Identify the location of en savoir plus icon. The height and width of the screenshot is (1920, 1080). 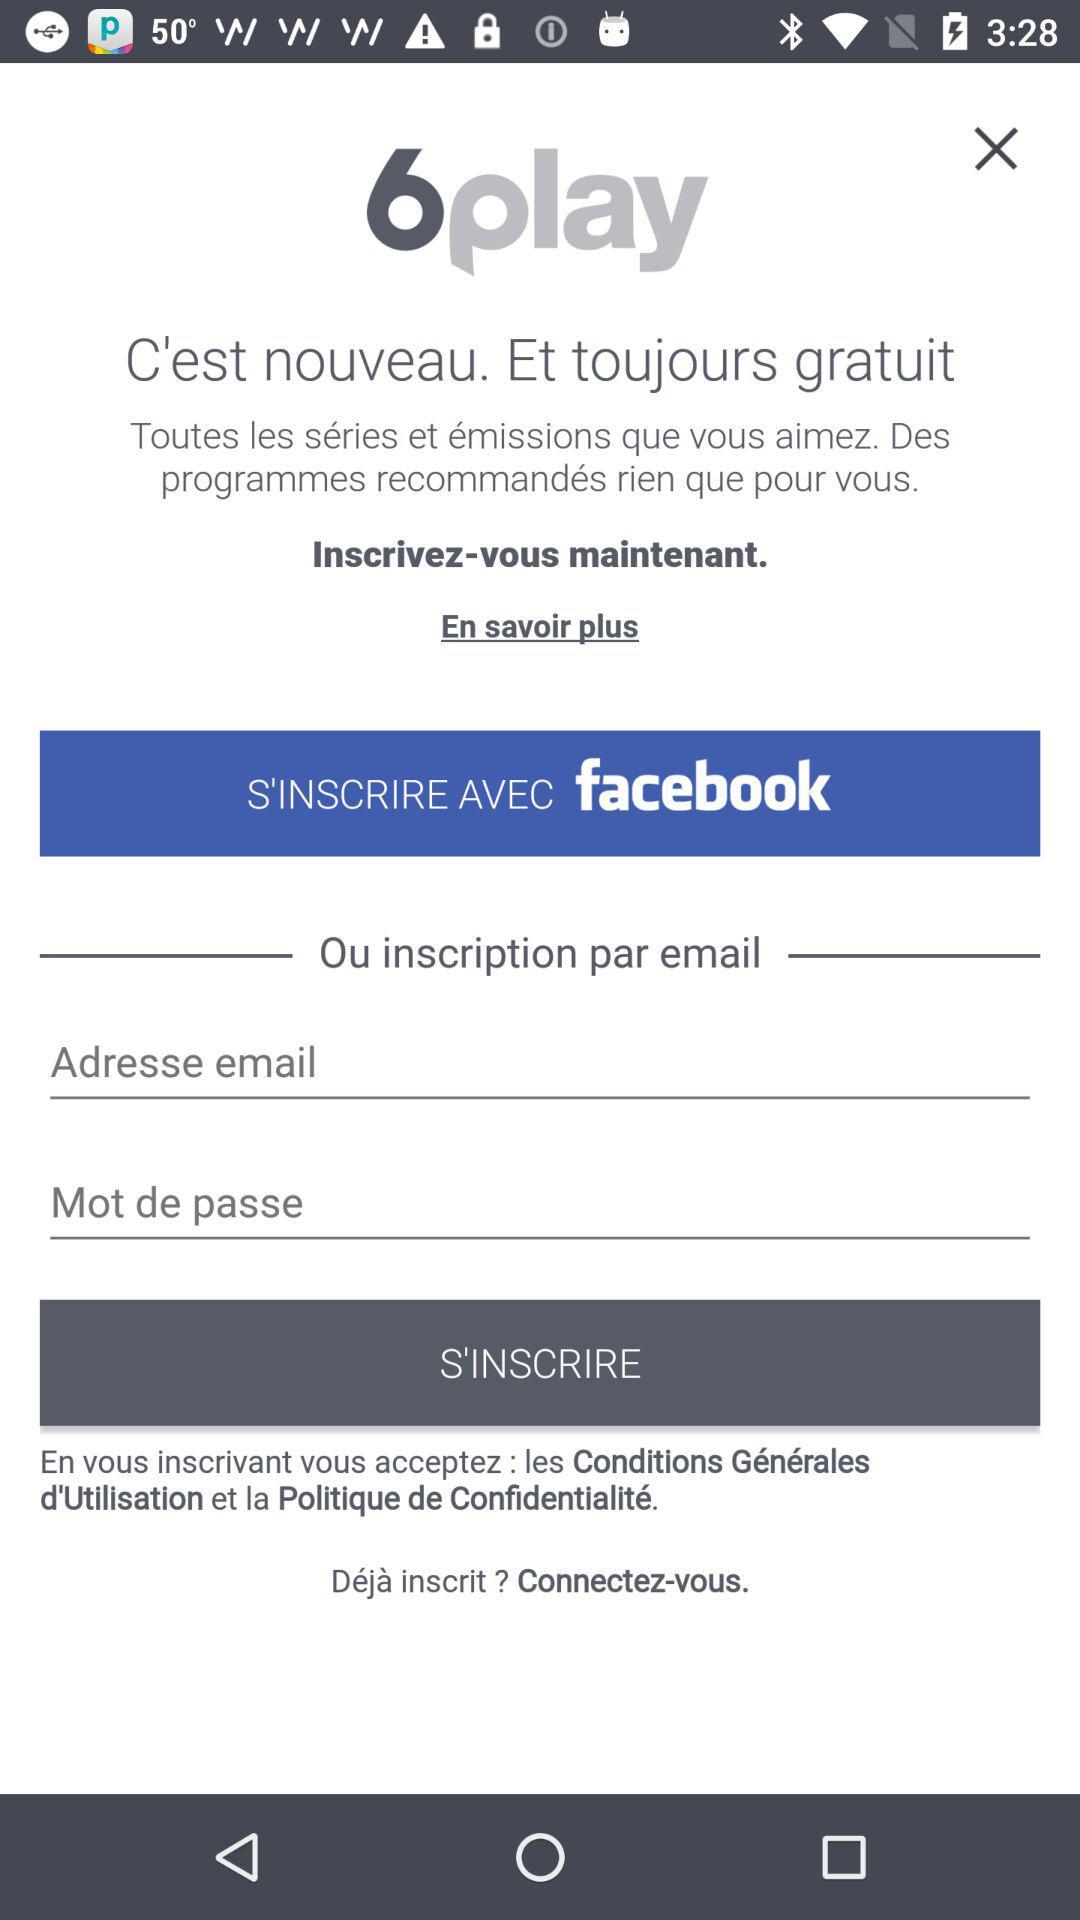
(540, 624).